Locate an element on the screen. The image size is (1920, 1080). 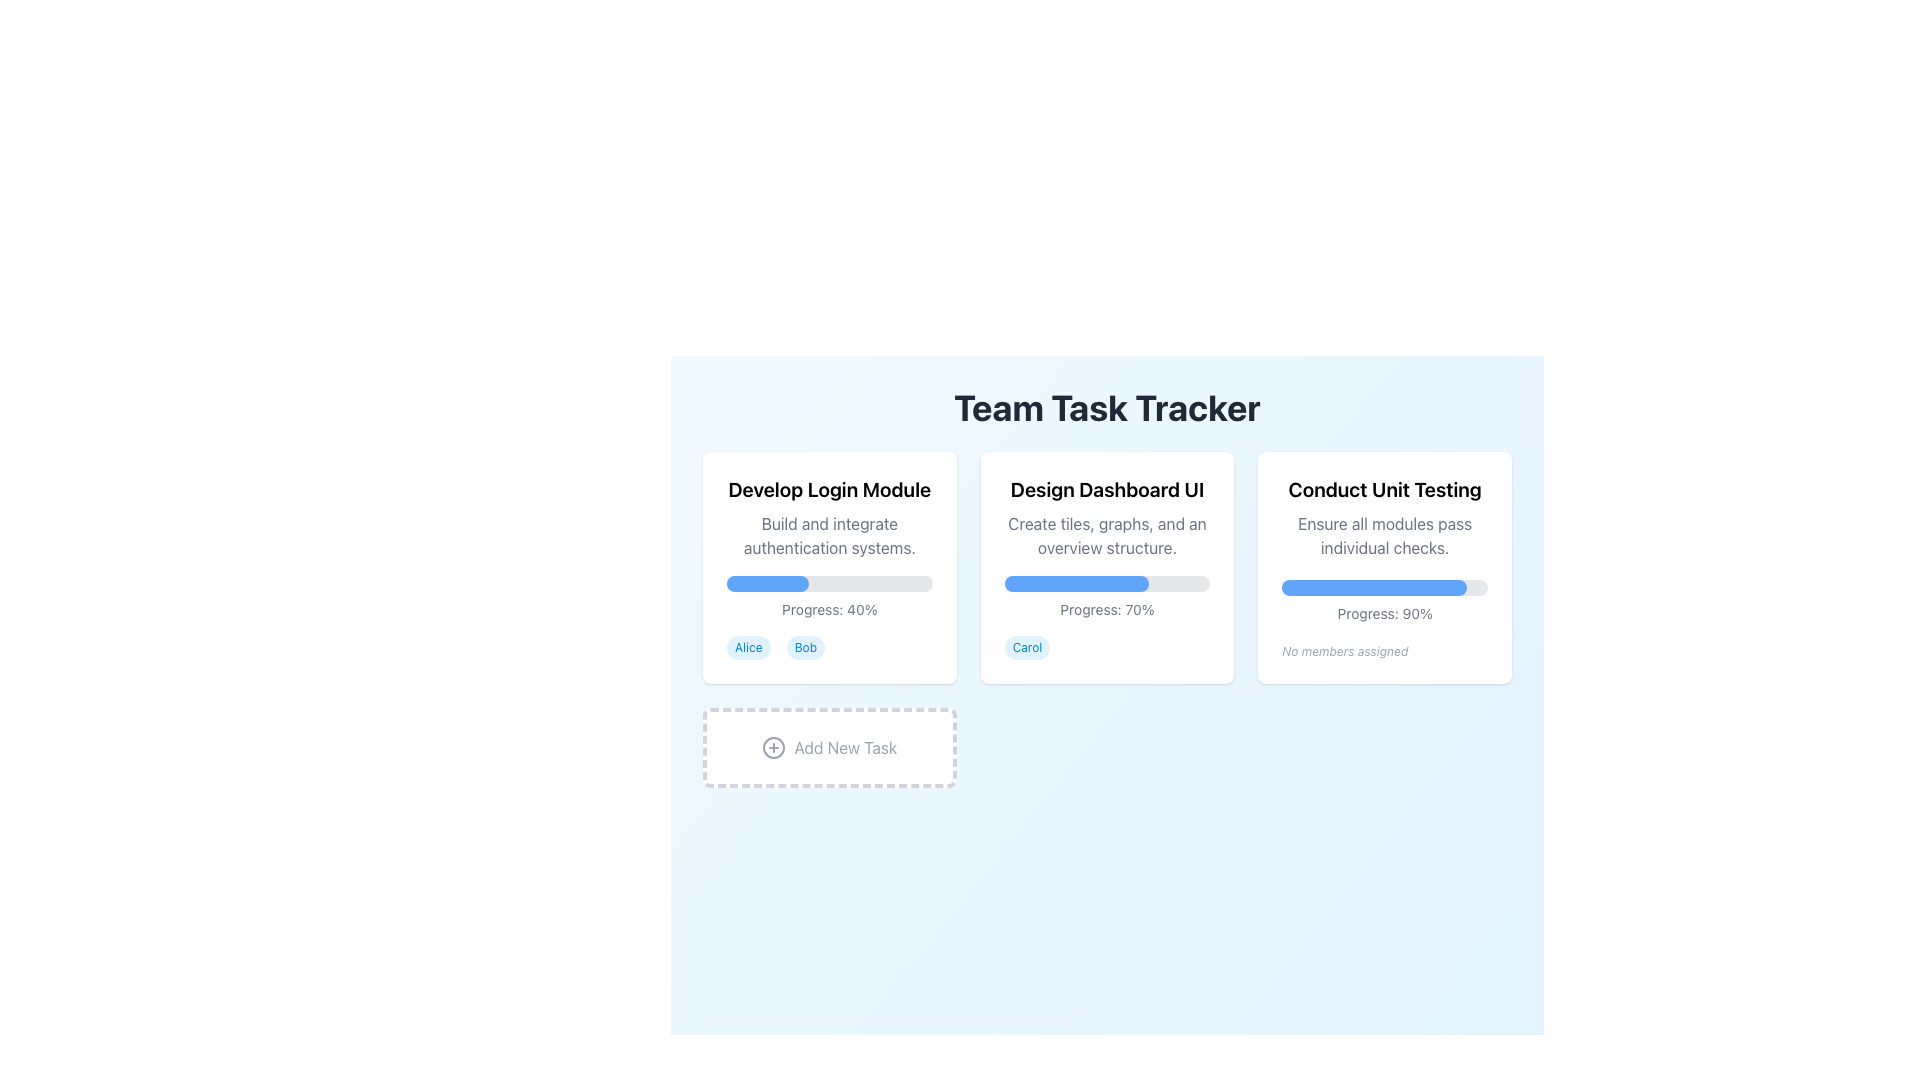
informational text block located at the top of the first card in the 'Team Task Tracker' interface, which provides the task title and description is located at coordinates (829, 524).